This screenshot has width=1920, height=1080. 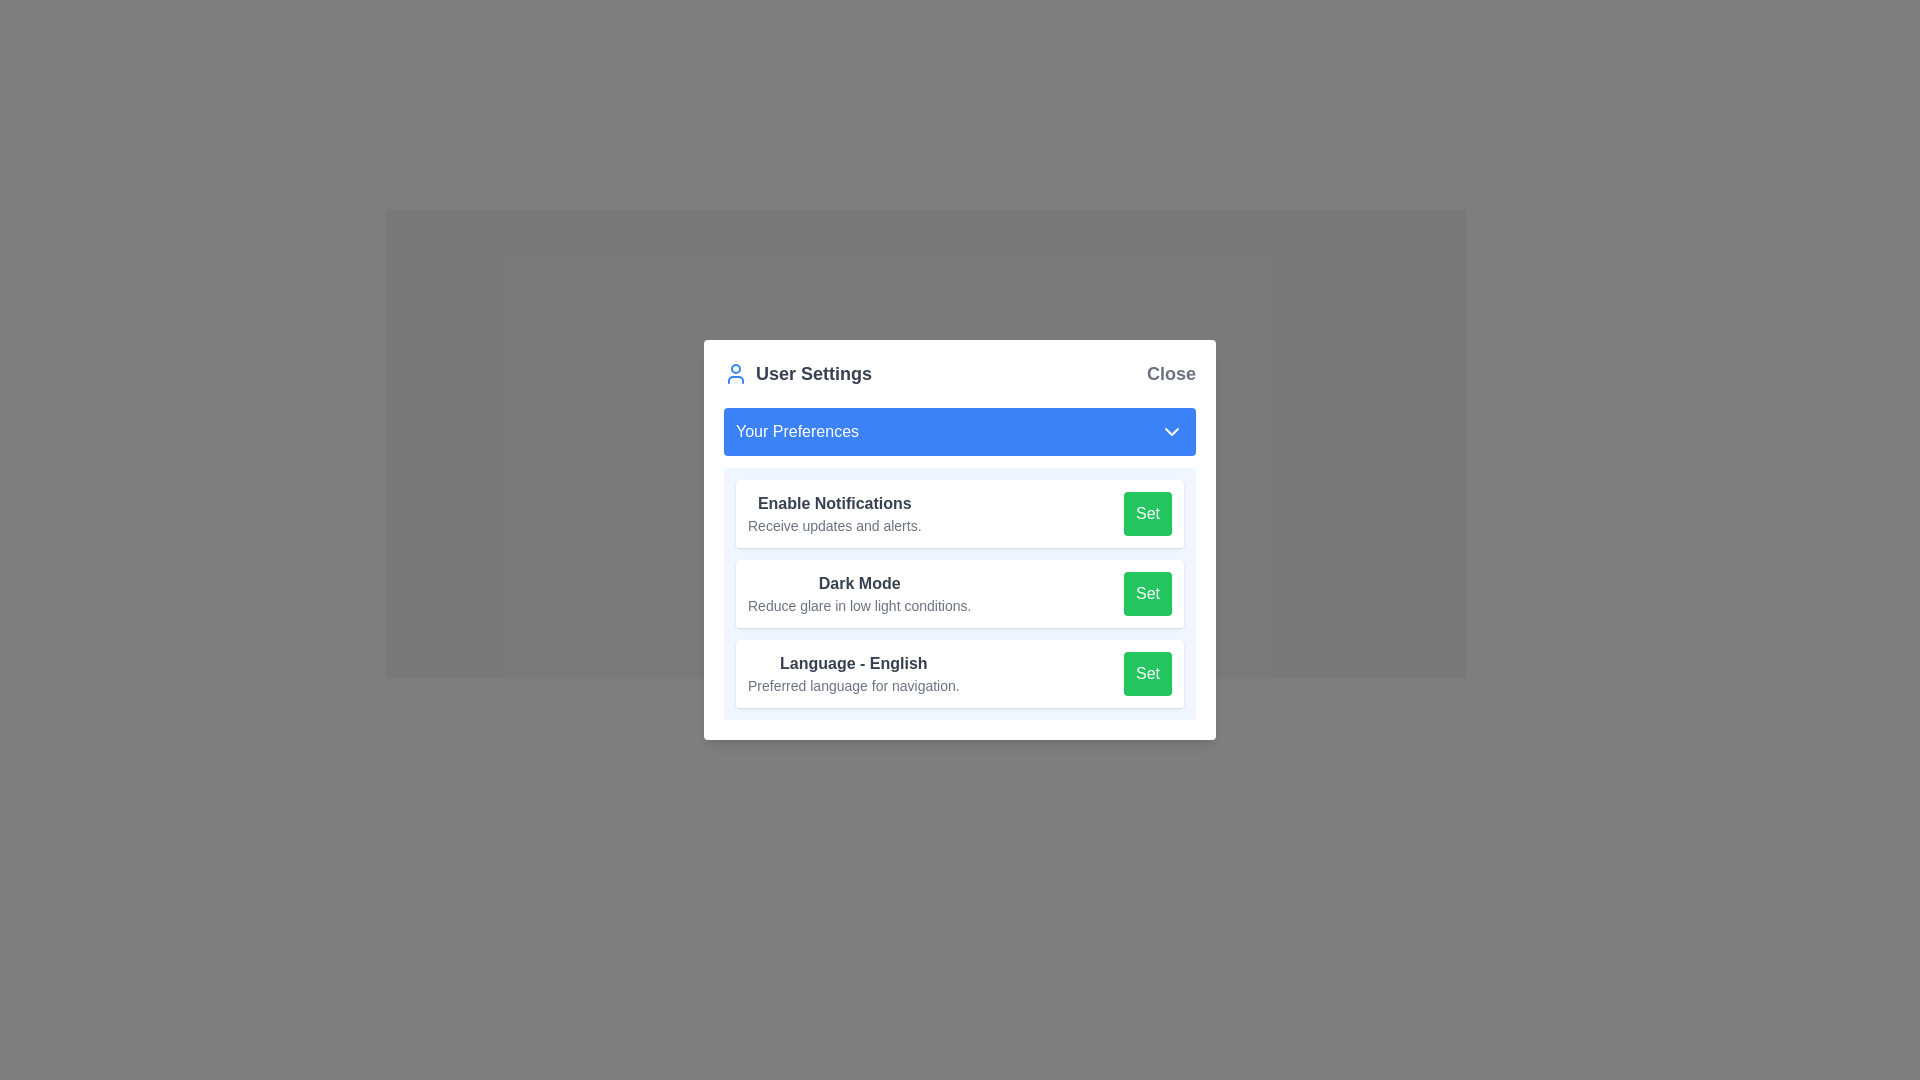 What do you see at coordinates (853, 674) in the screenshot?
I see `the Informational text block displaying 'Language - English' and 'Preferred language for navigation' within the preference settings modal` at bounding box center [853, 674].